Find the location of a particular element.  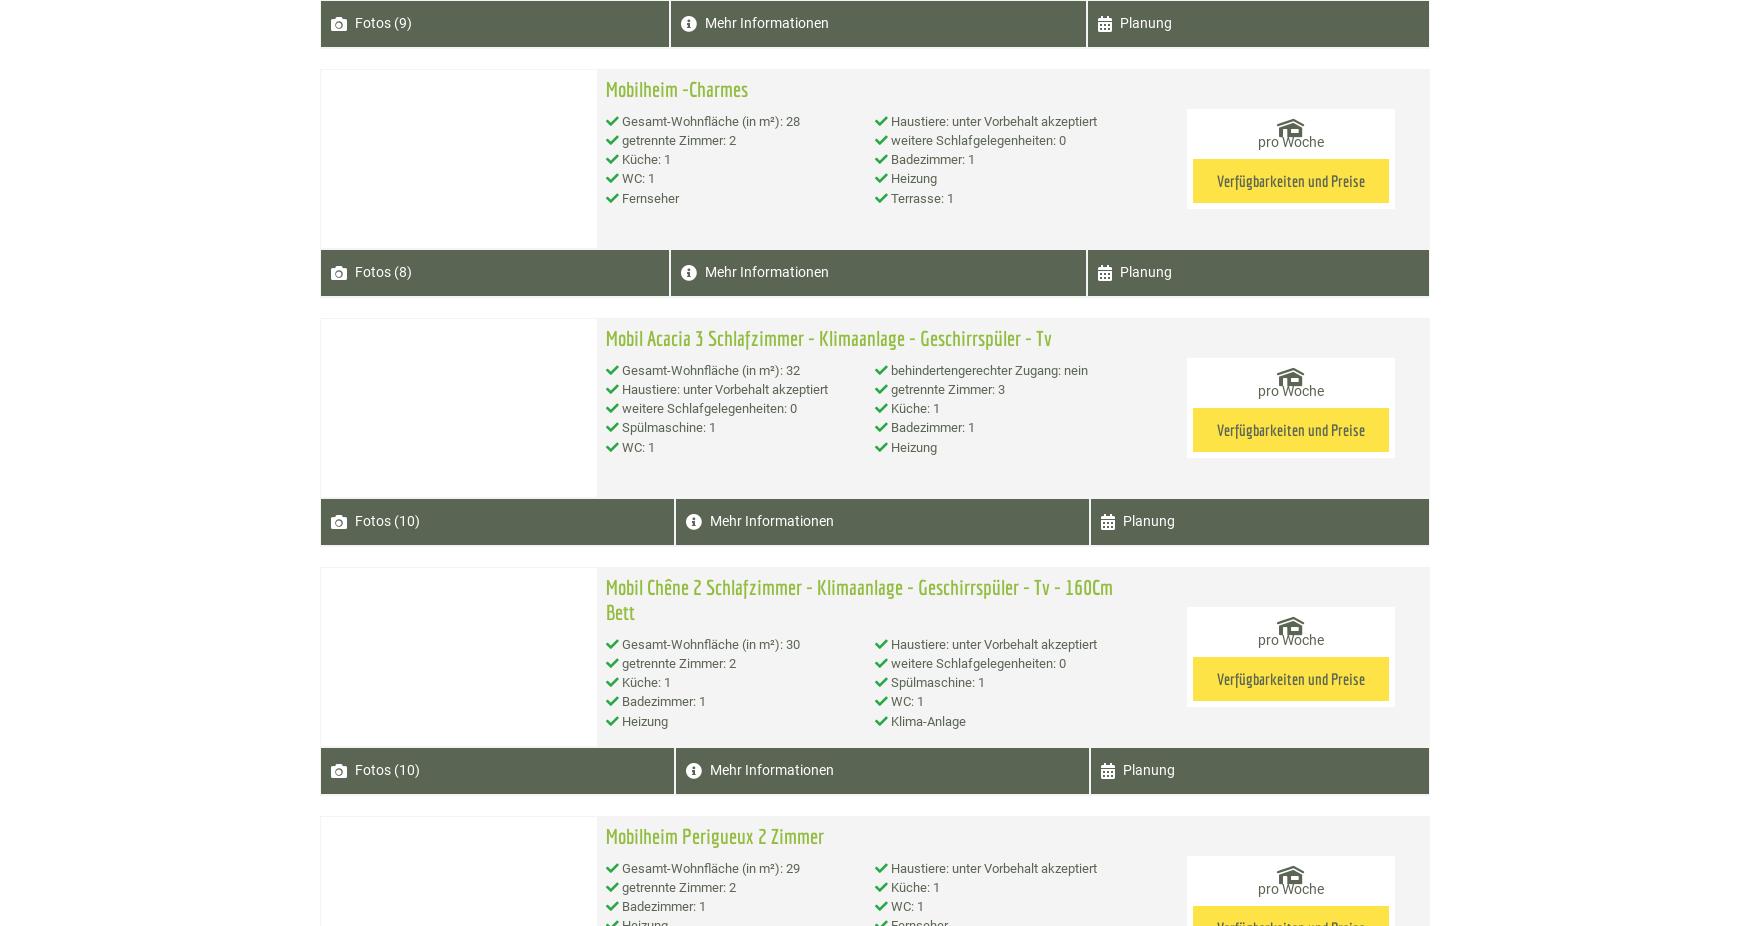

'Gesamt-Wohnfläche (in m²): 30' is located at coordinates (617, 642).